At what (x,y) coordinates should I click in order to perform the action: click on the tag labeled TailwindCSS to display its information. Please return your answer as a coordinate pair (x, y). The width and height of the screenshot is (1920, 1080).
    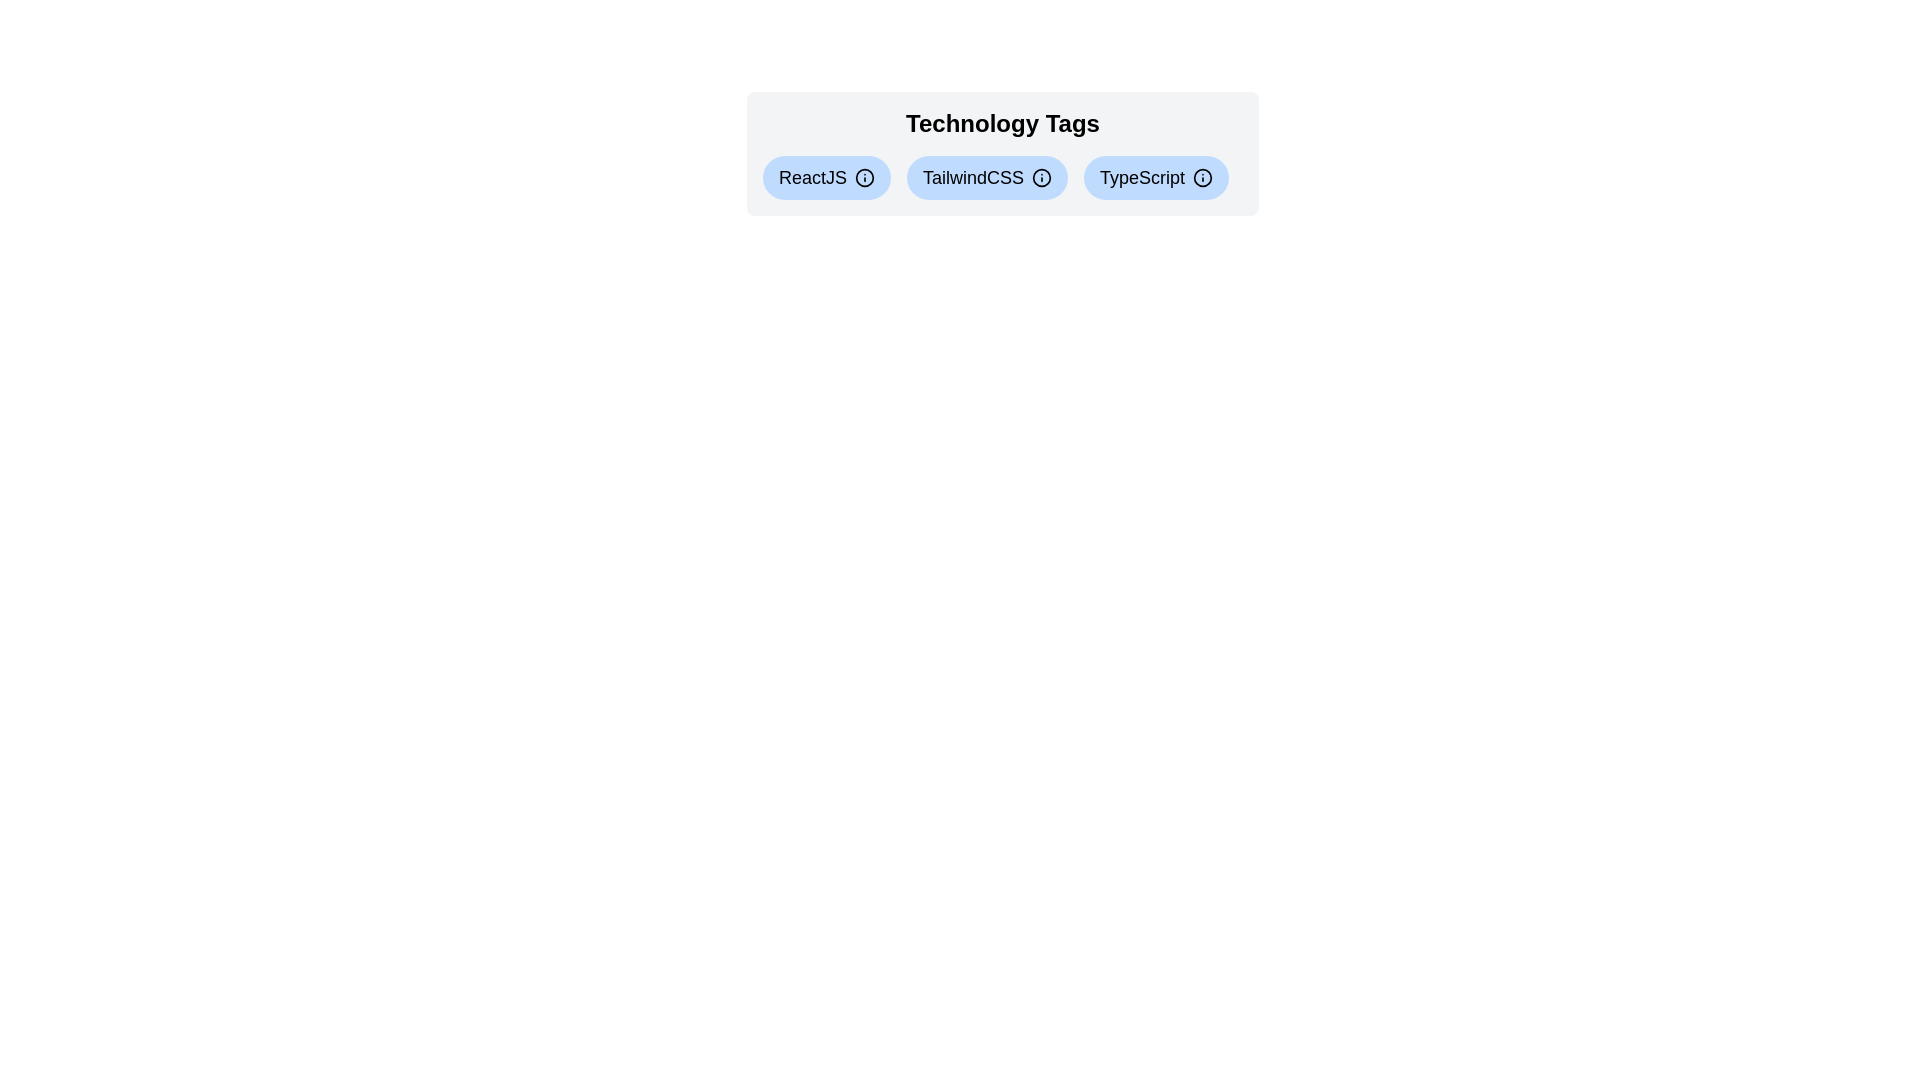
    Looking at the image, I should click on (987, 176).